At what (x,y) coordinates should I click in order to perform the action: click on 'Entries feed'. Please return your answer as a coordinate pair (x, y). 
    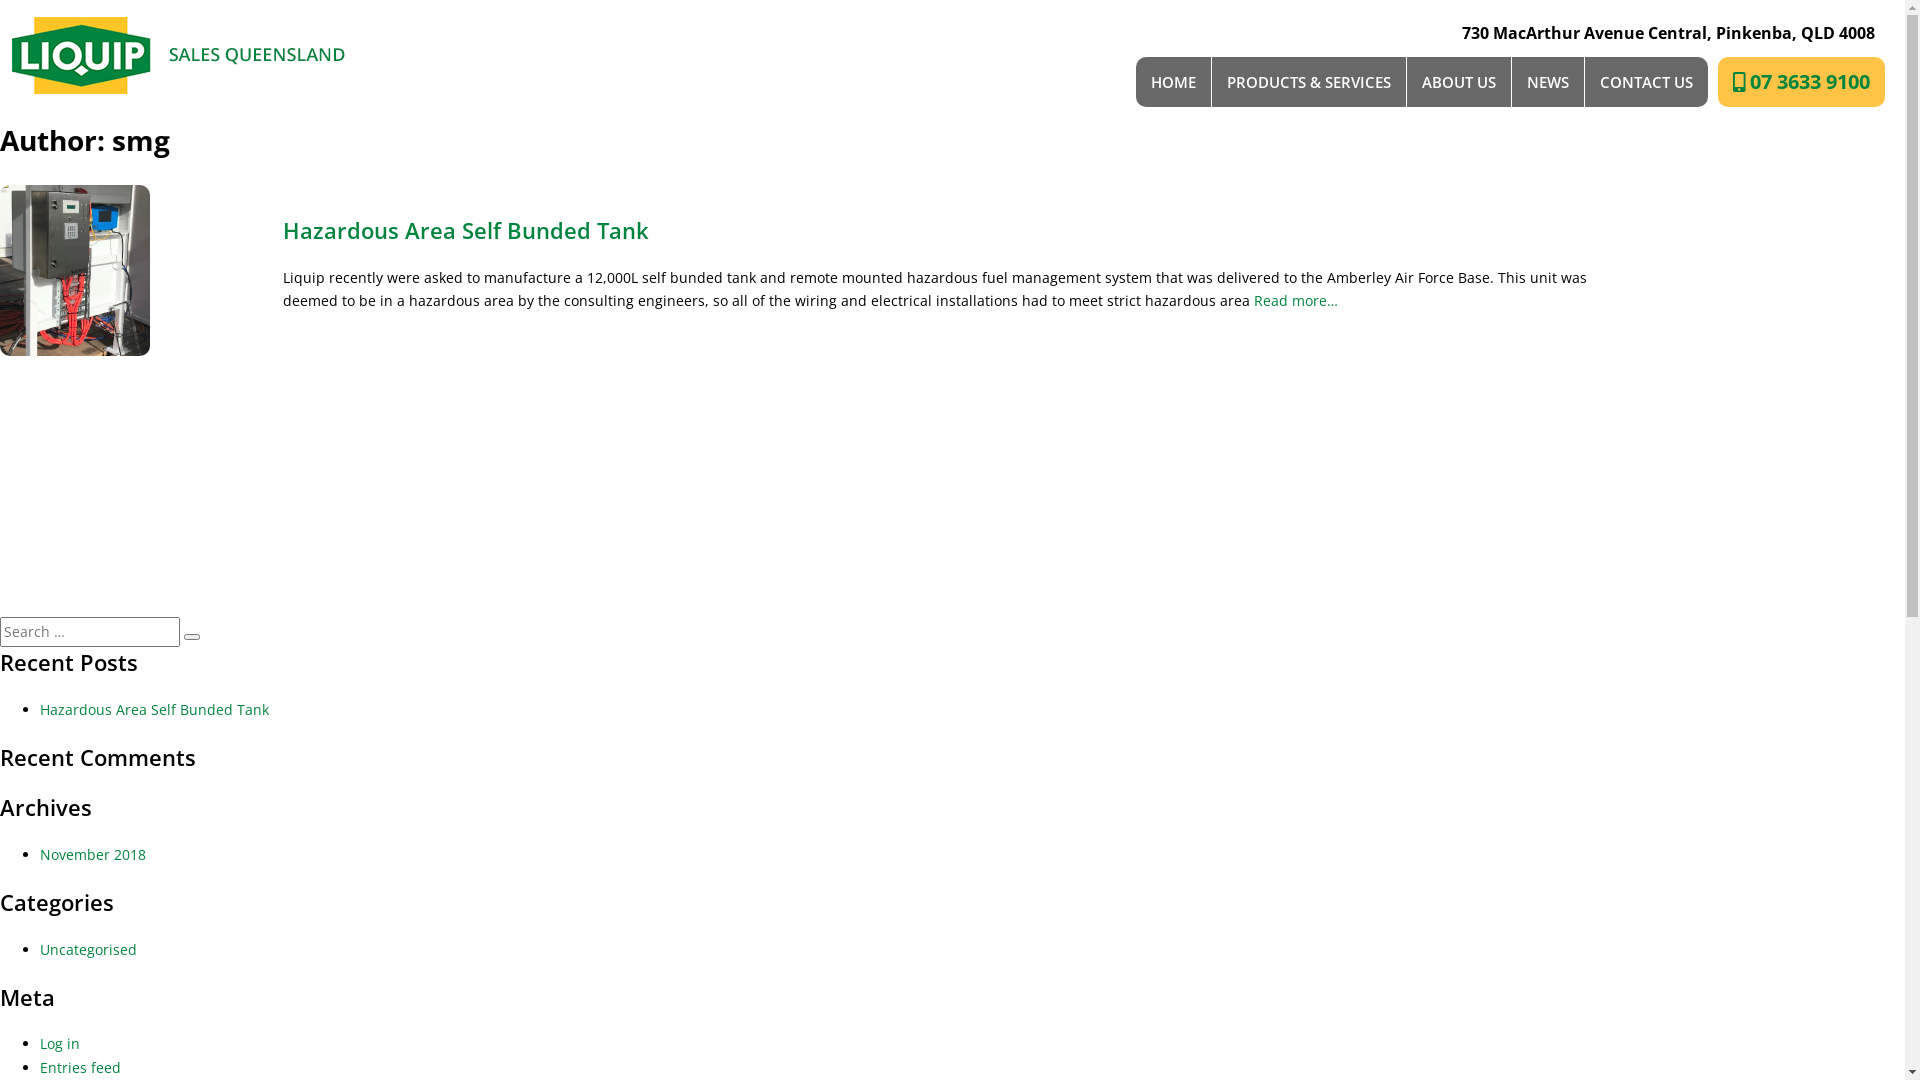
    Looking at the image, I should click on (80, 1066).